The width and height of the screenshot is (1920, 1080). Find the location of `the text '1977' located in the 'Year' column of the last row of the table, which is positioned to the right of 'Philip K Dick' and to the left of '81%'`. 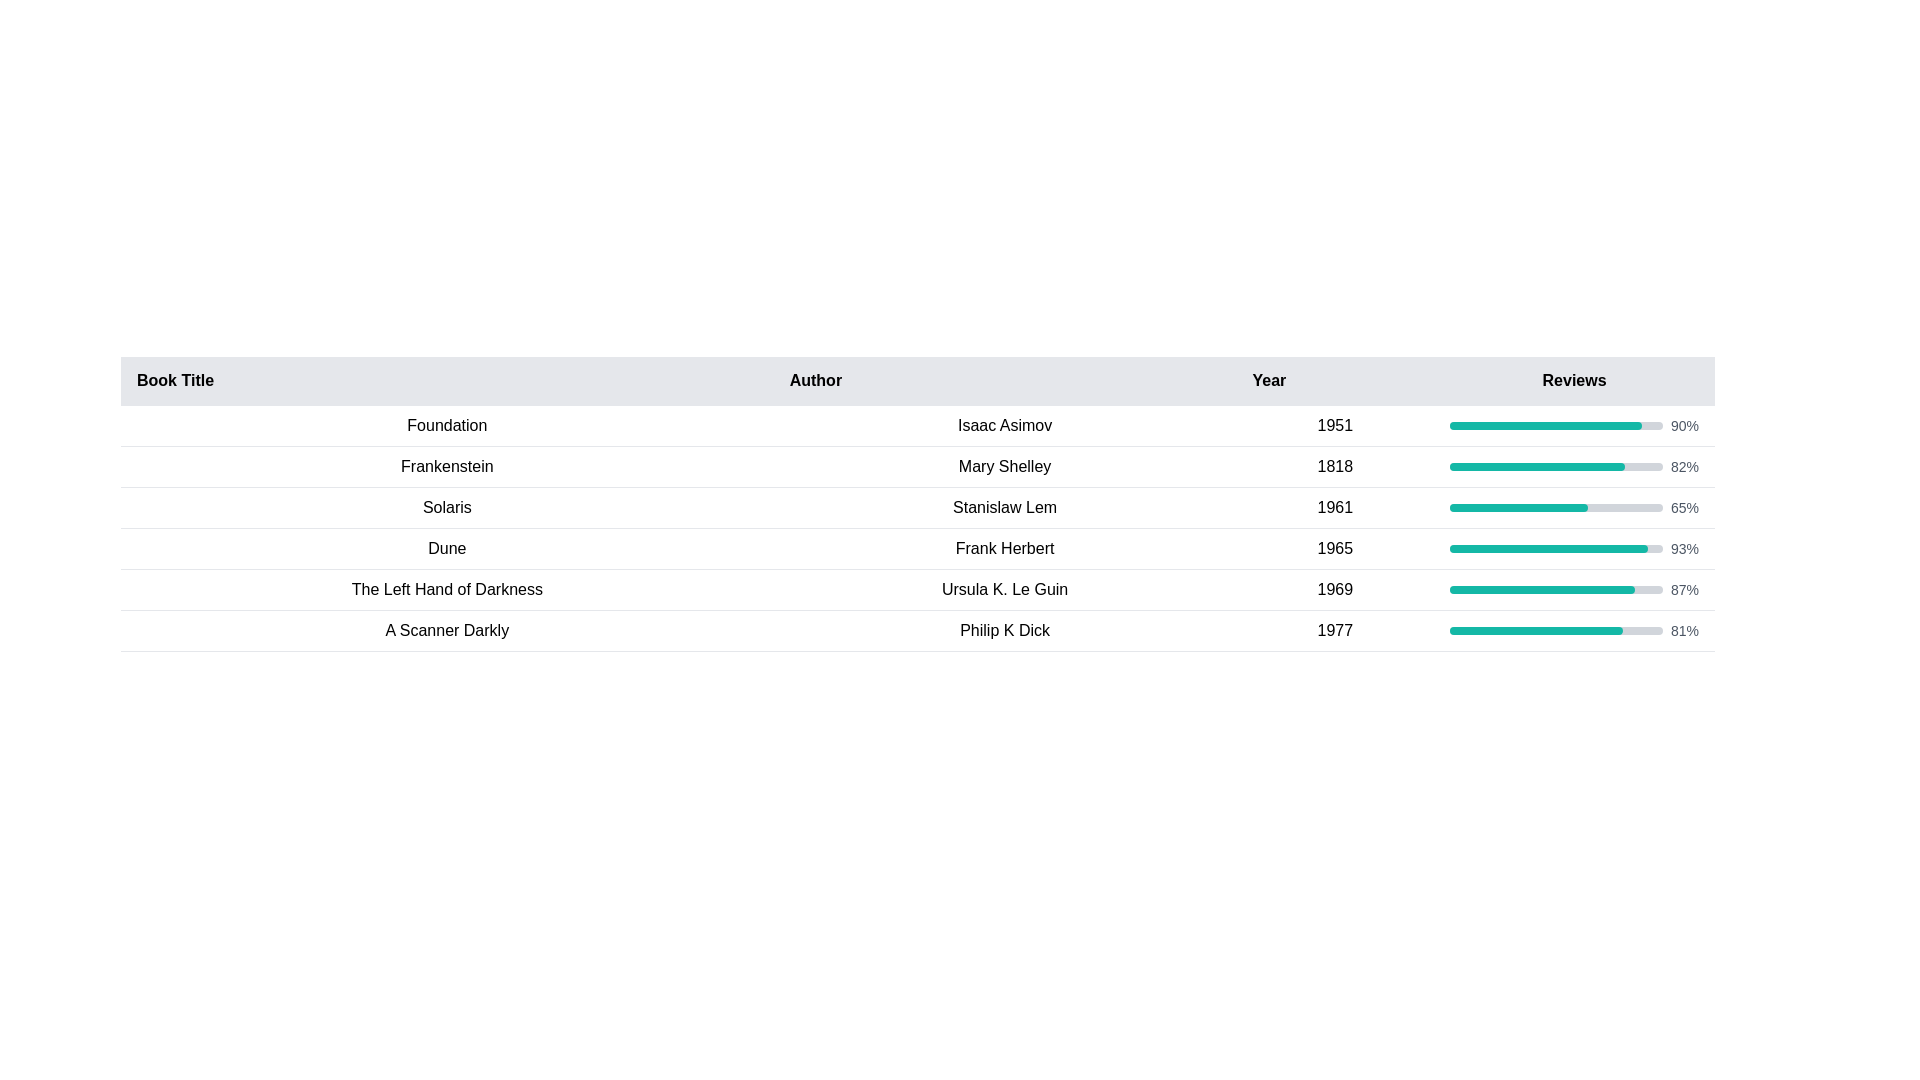

the text '1977' located in the 'Year' column of the last row of the table, which is positioned to the right of 'Philip K Dick' and to the left of '81%' is located at coordinates (1335, 631).